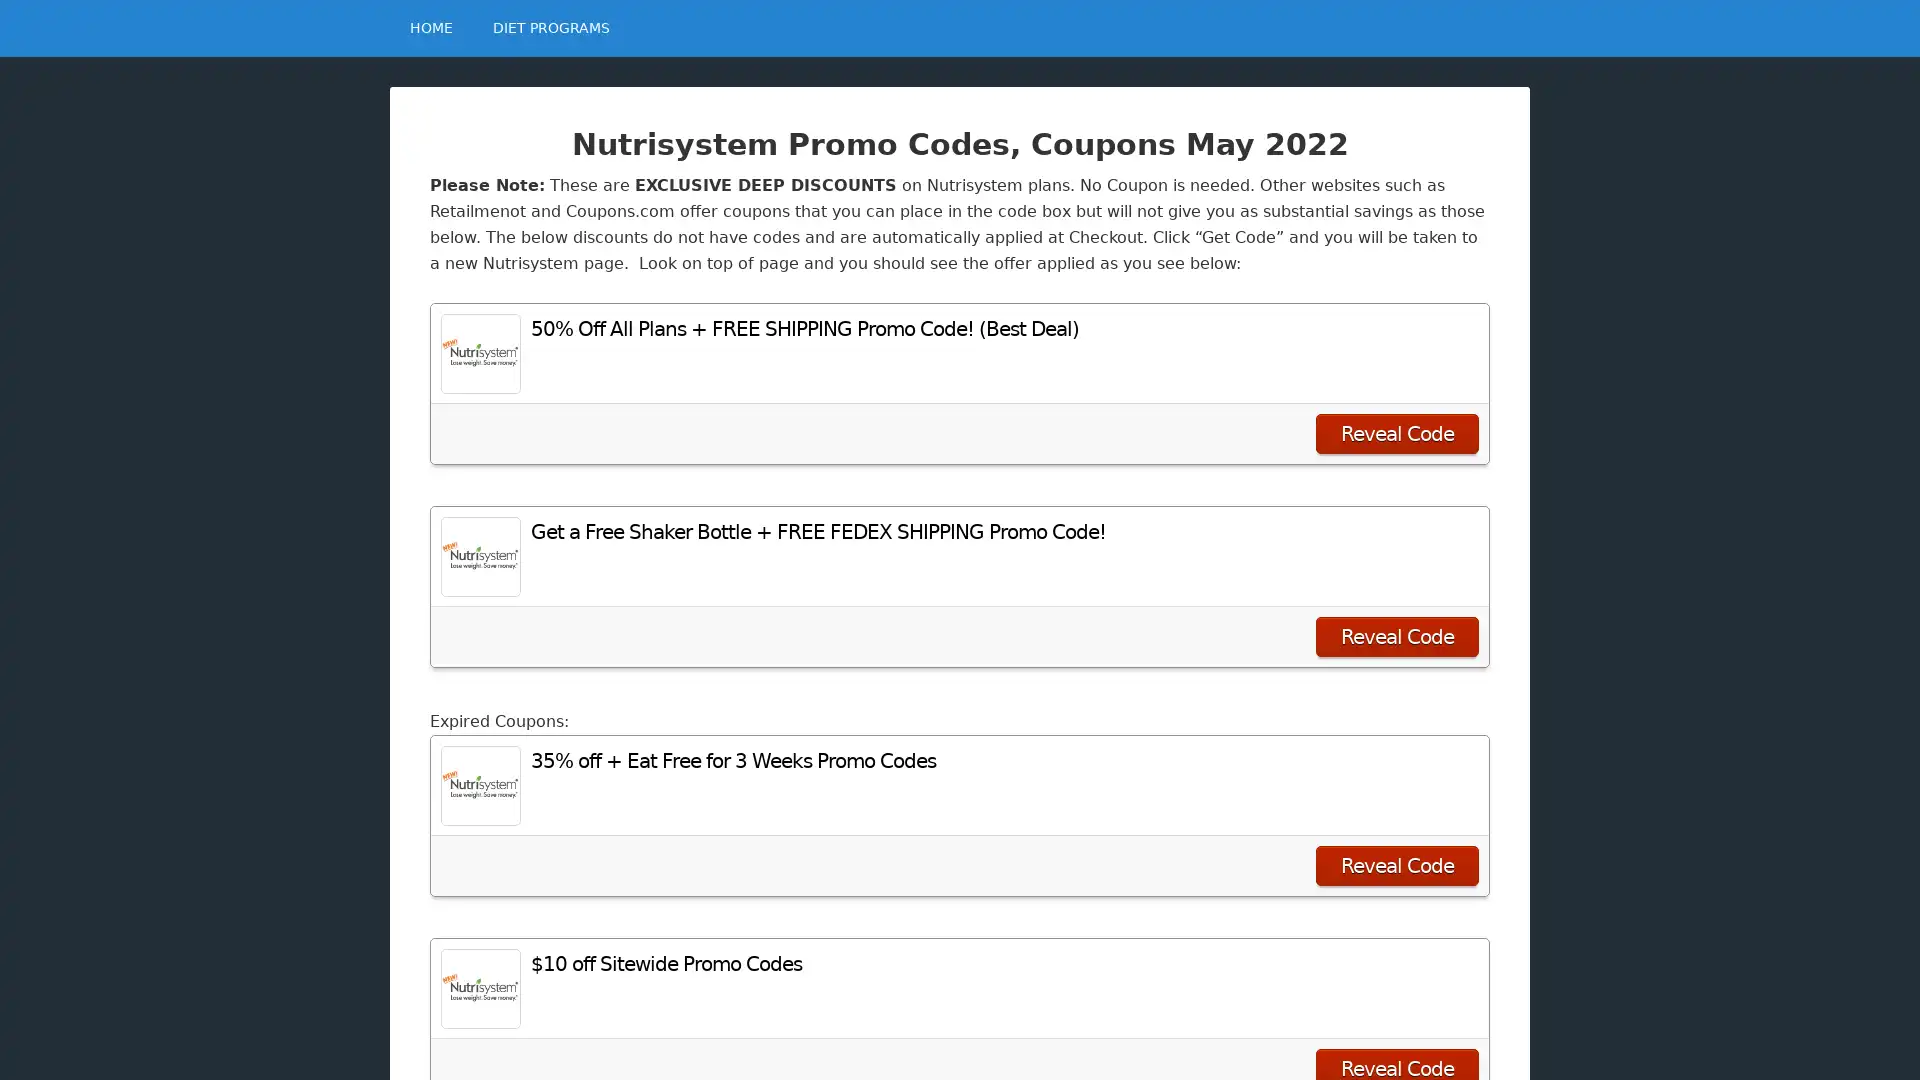 This screenshot has width=1920, height=1080. What do you see at coordinates (1396, 865) in the screenshot?
I see `Reveal Code` at bounding box center [1396, 865].